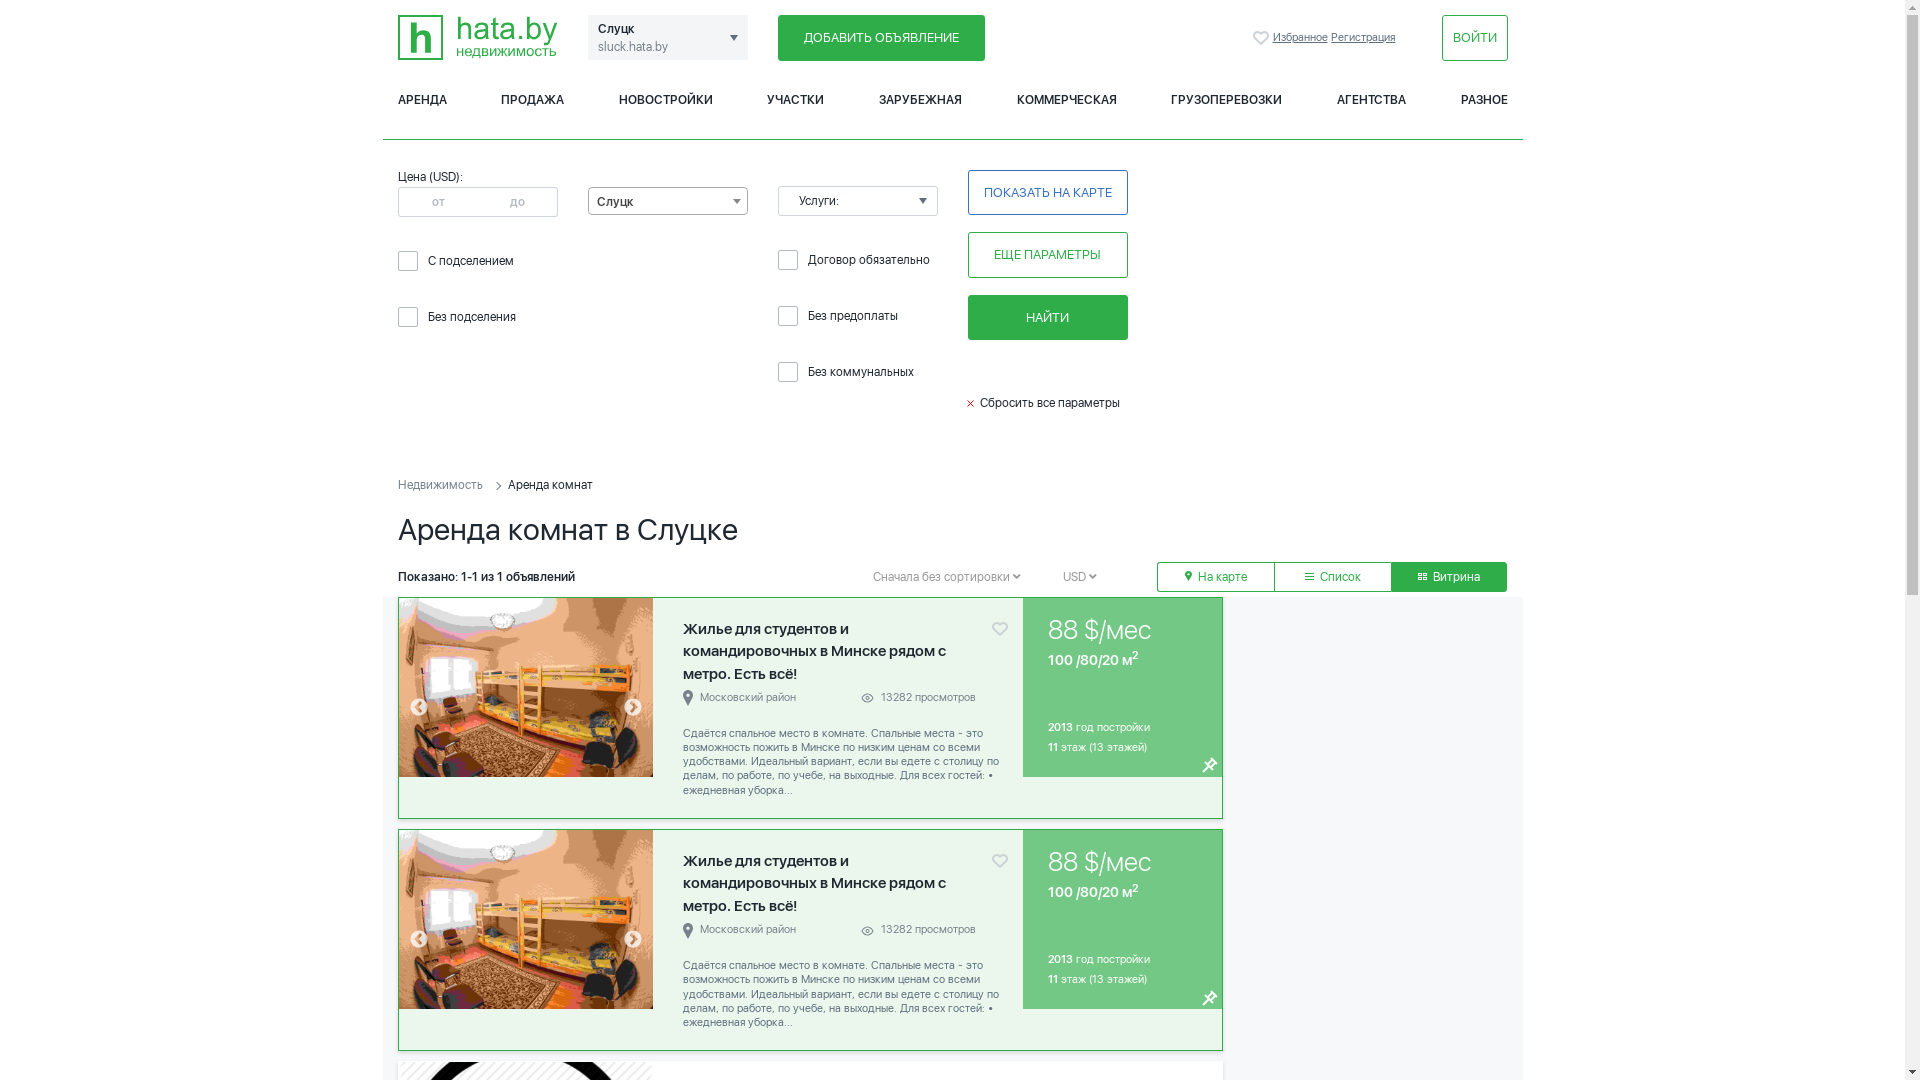 The height and width of the screenshot is (1080, 1920). I want to click on 'Next', so click(632, 940).